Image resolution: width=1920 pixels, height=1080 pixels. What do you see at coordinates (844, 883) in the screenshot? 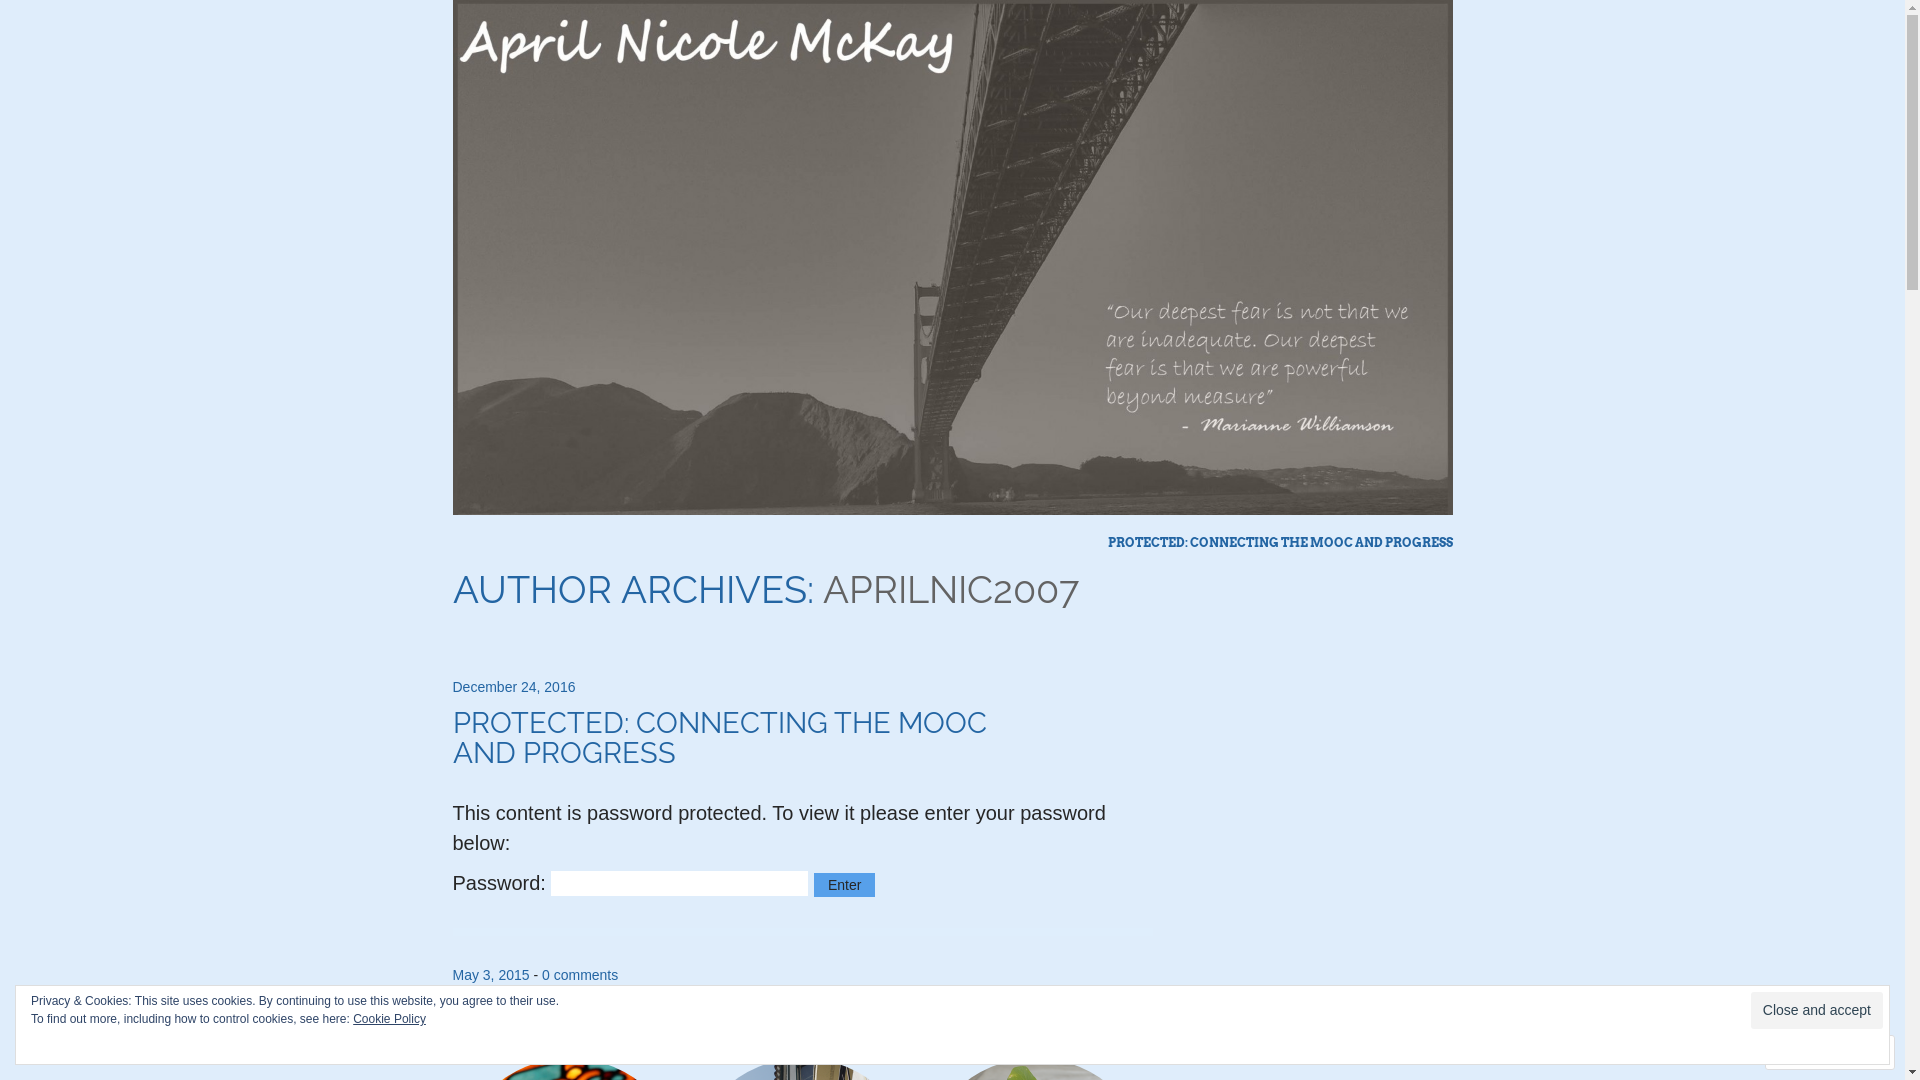
I see `'Enter'` at bounding box center [844, 883].